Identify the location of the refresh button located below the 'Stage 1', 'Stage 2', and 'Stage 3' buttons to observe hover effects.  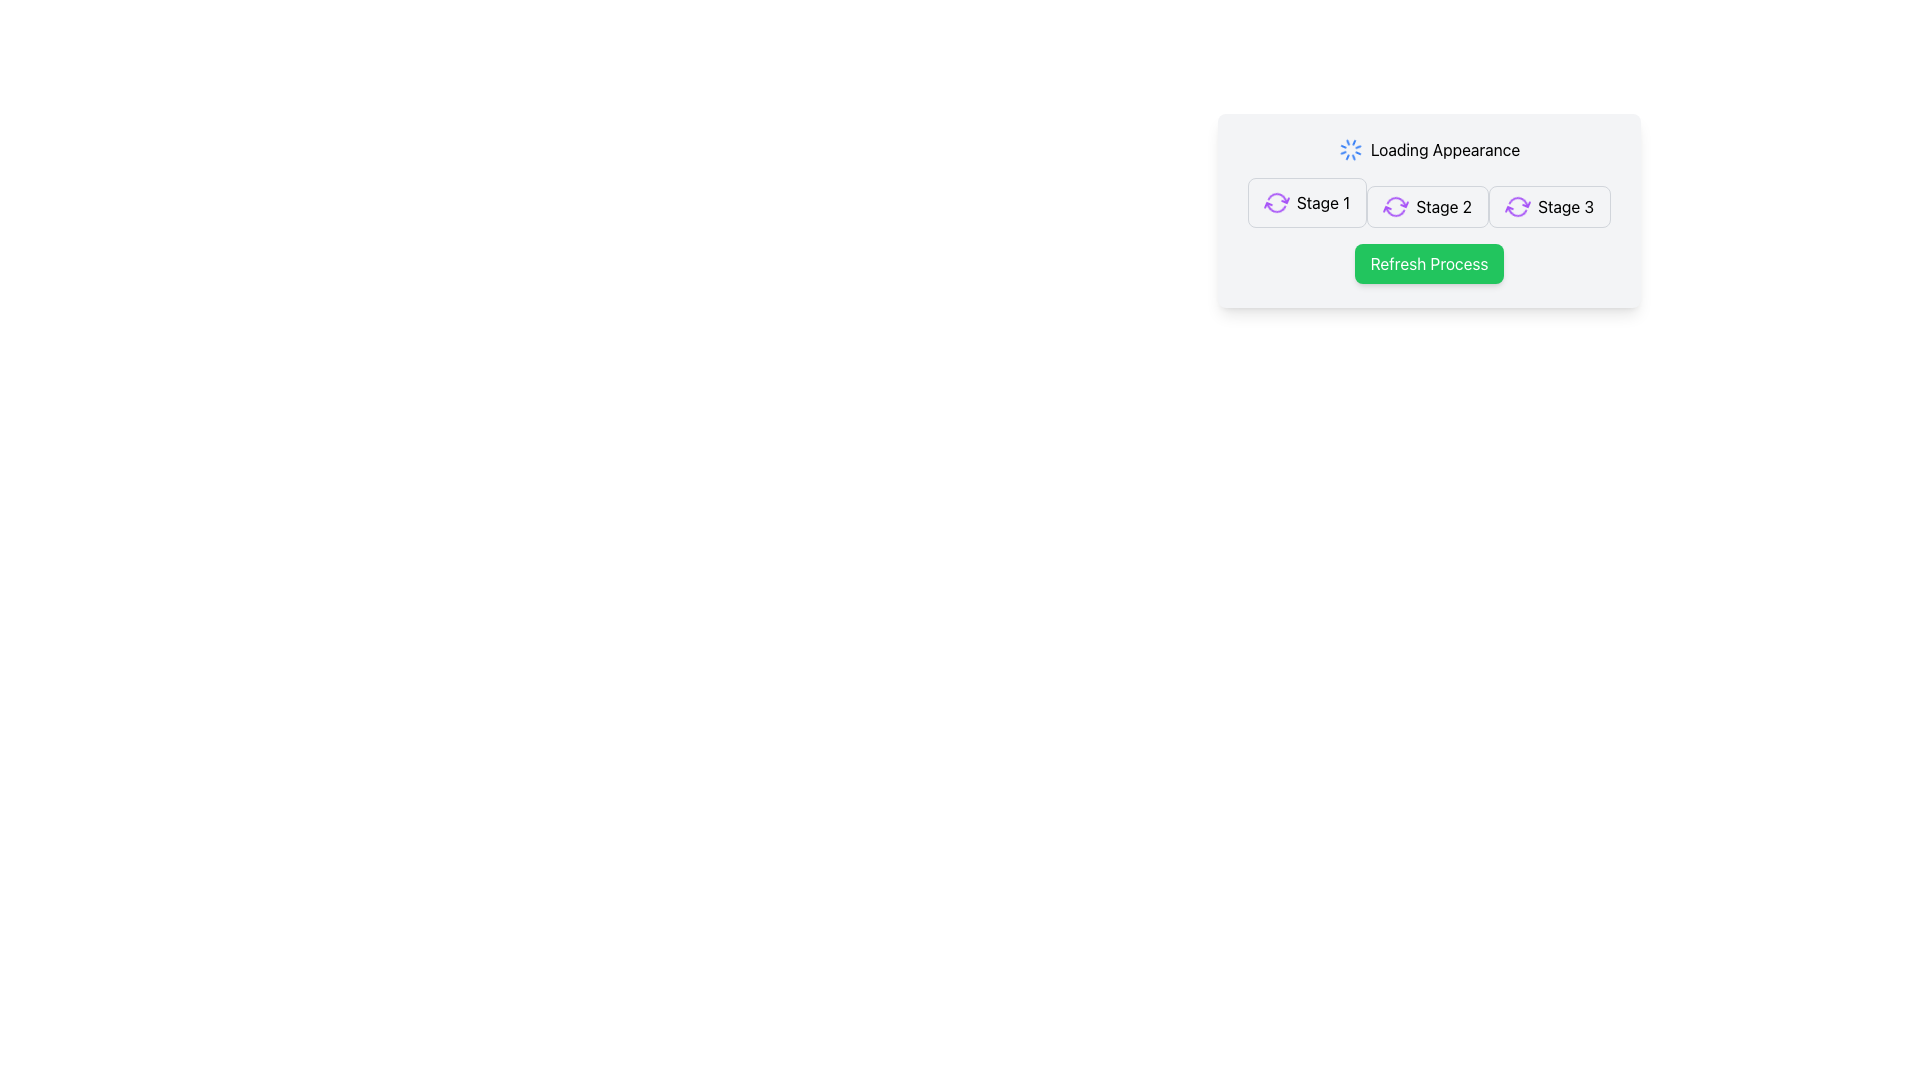
(1428, 262).